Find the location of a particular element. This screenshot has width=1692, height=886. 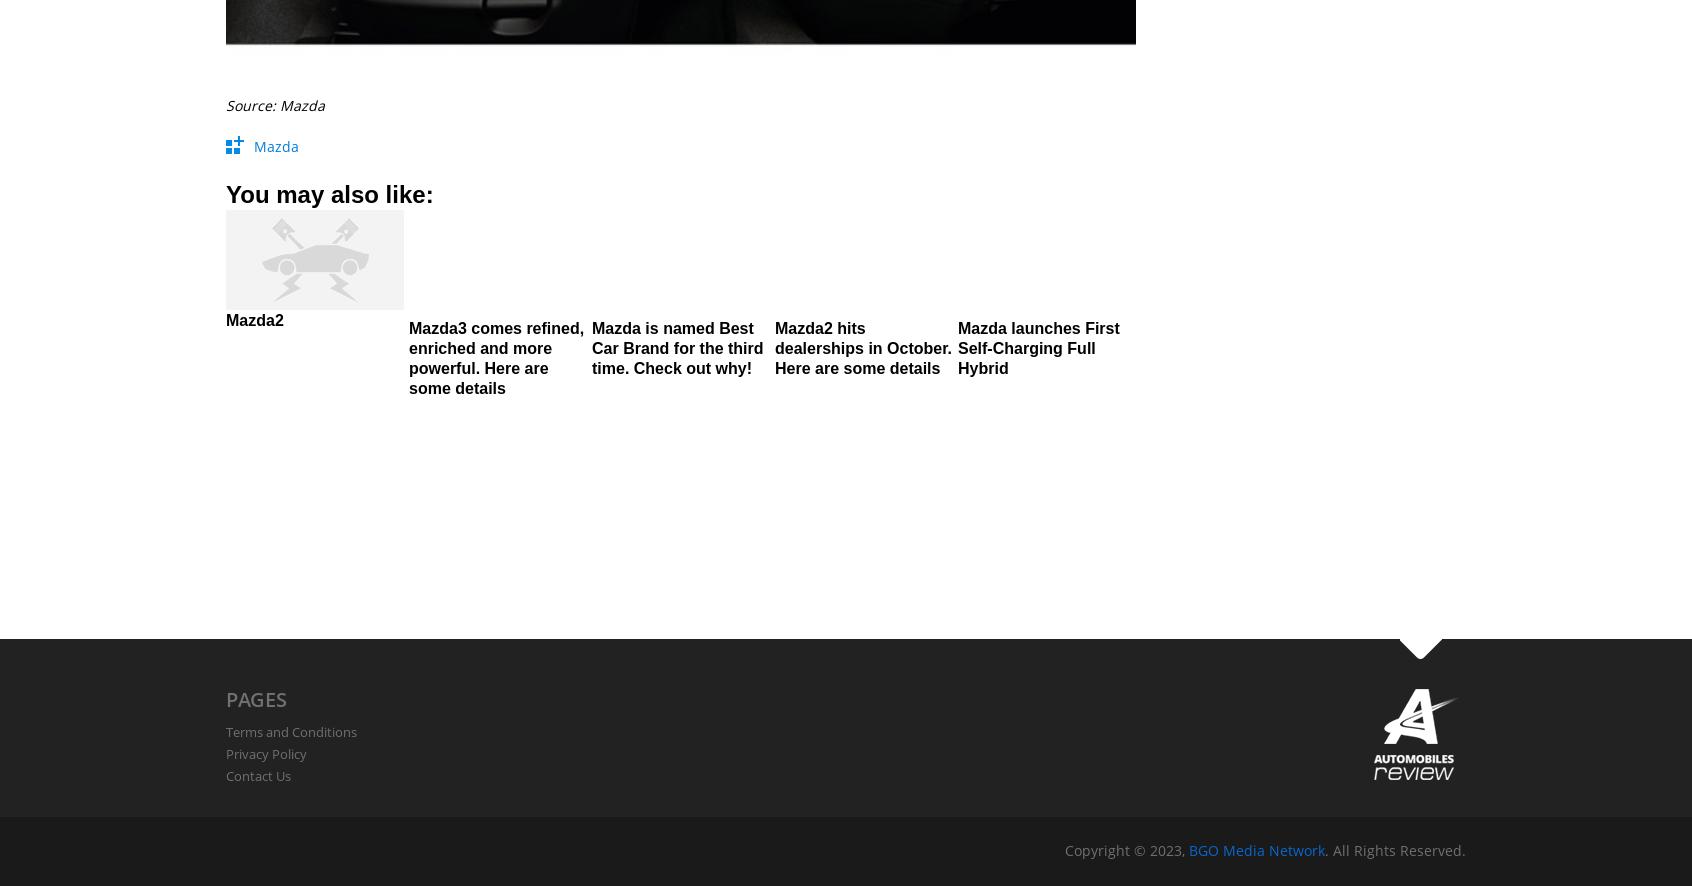

'Privacy Policy' is located at coordinates (266, 753).